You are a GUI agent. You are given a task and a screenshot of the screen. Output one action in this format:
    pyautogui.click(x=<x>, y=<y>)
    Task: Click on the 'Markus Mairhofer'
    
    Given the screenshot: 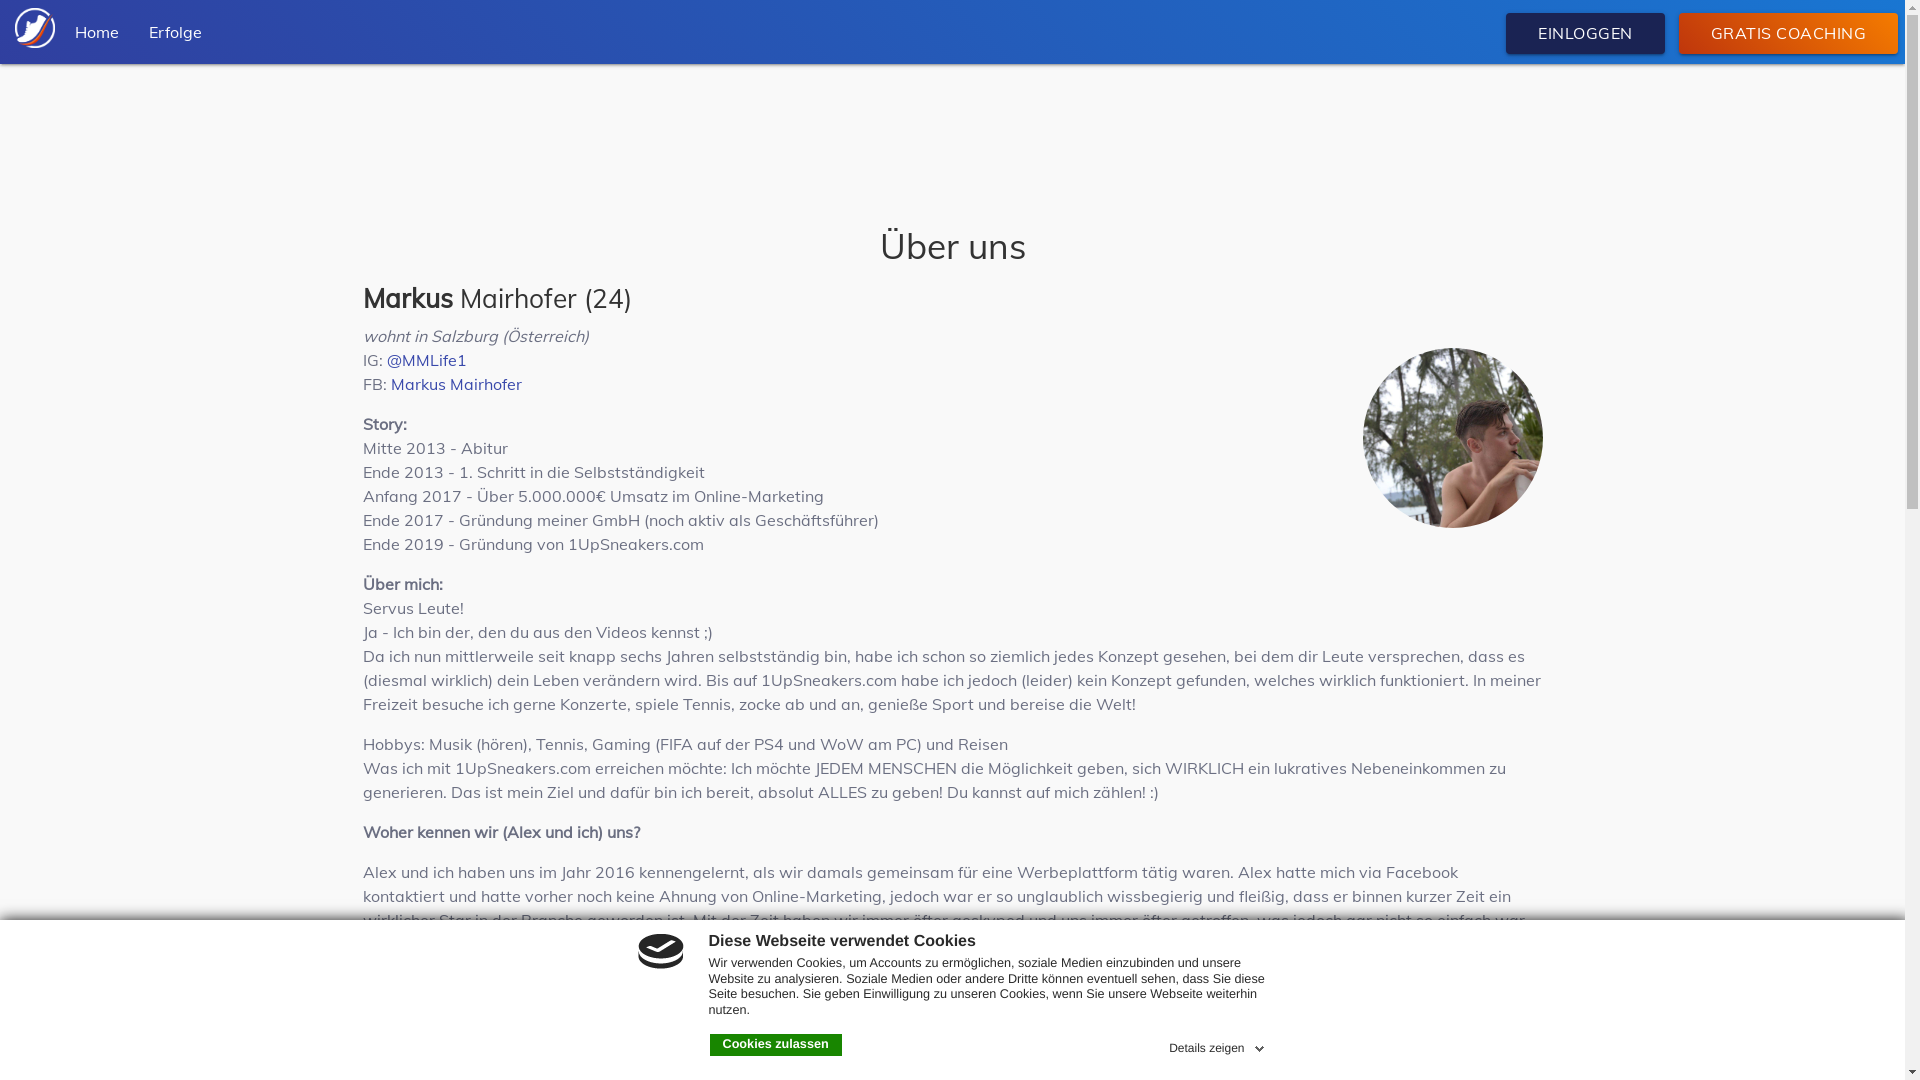 What is the action you would take?
    pyautogui.click(x=454, y=384)
    